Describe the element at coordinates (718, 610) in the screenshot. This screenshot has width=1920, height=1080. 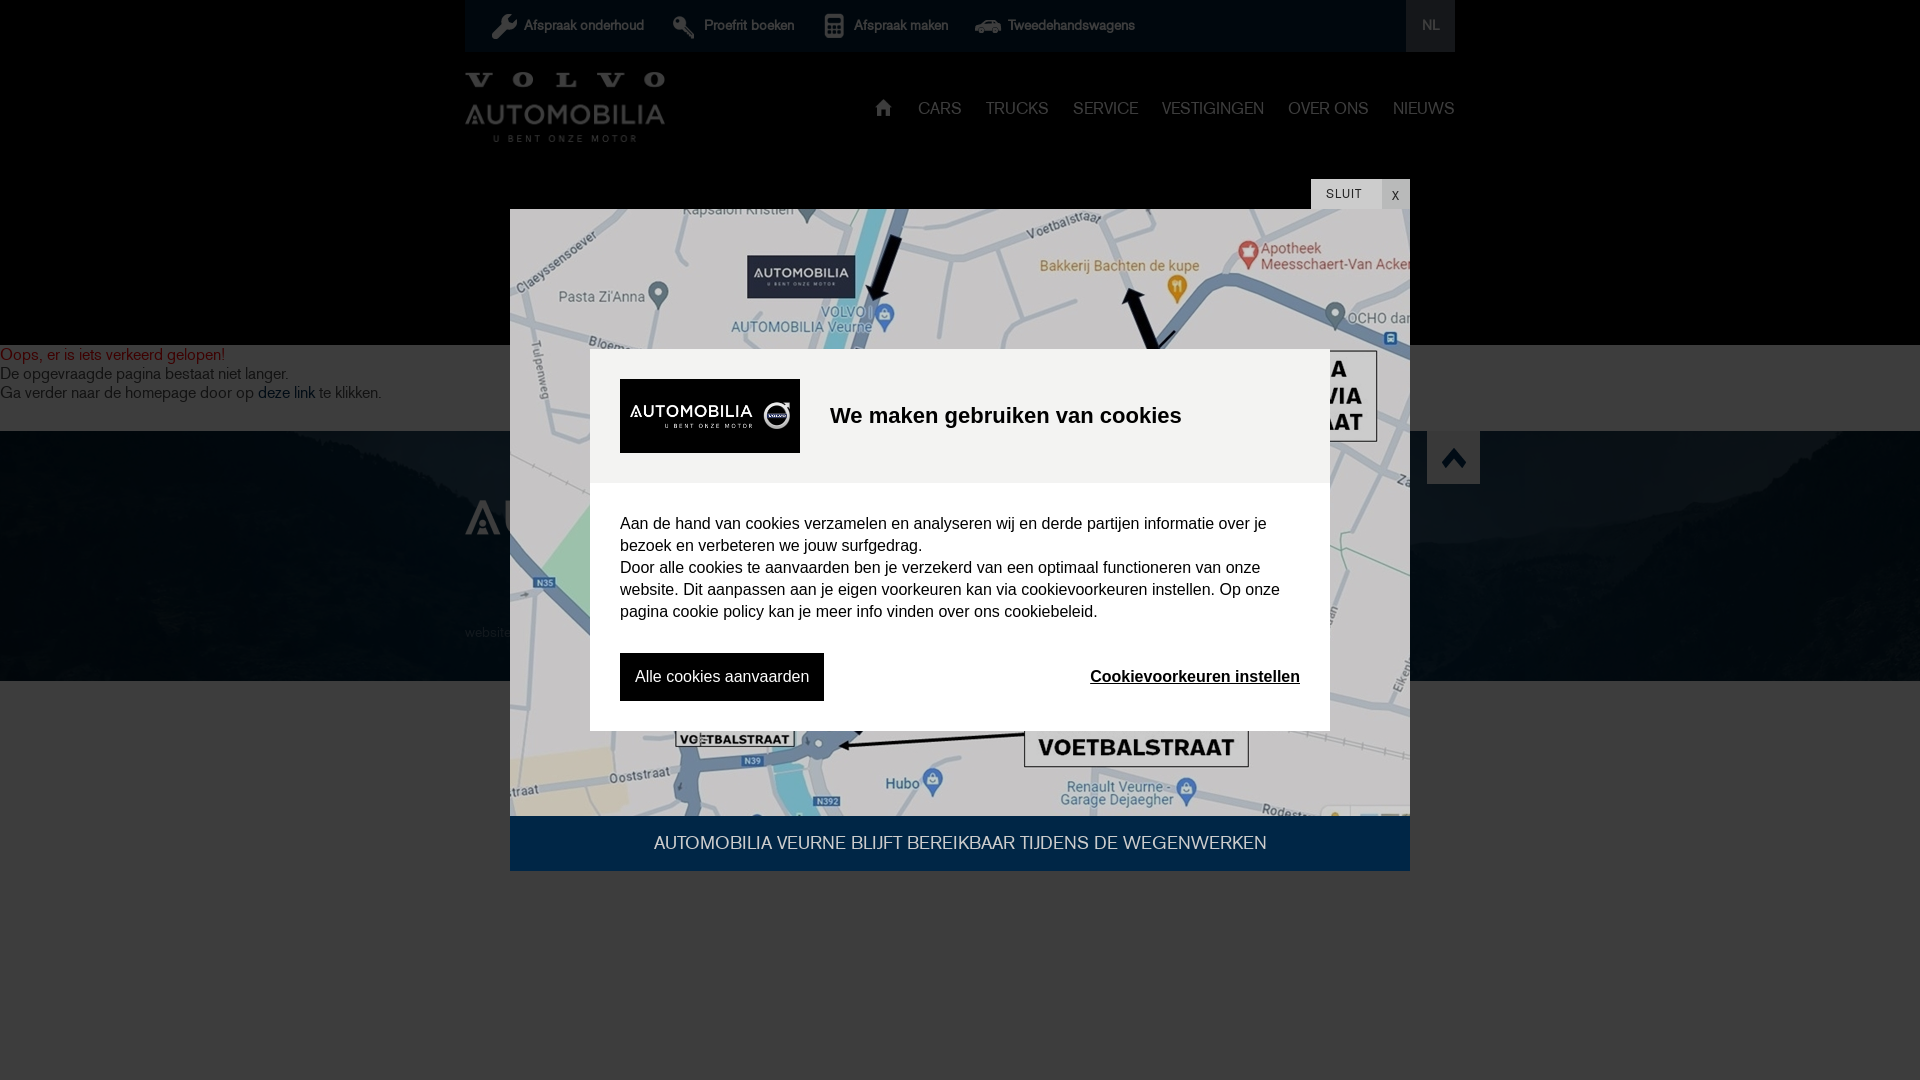
I see `'cookie policy'` at that location.